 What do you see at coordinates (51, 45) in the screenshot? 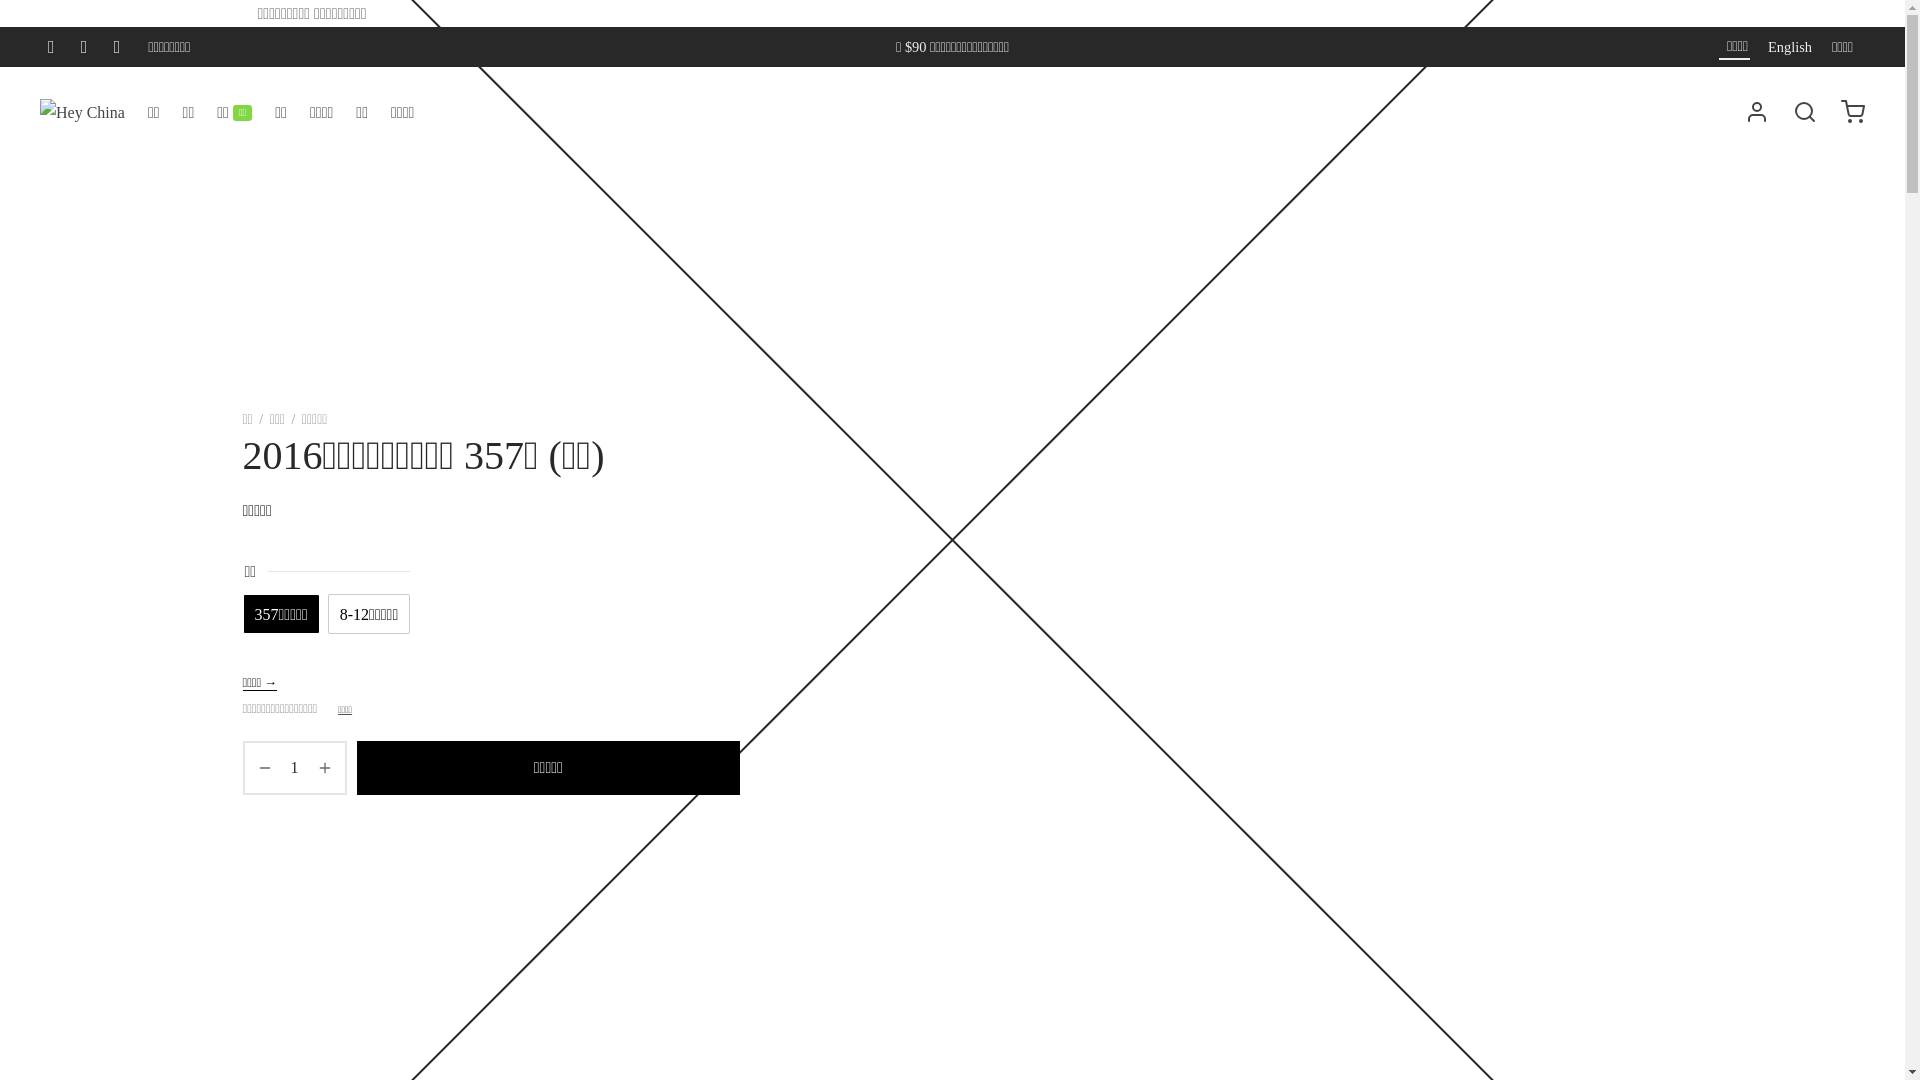
I see `'facebook'` at bounding box center [51, 45].